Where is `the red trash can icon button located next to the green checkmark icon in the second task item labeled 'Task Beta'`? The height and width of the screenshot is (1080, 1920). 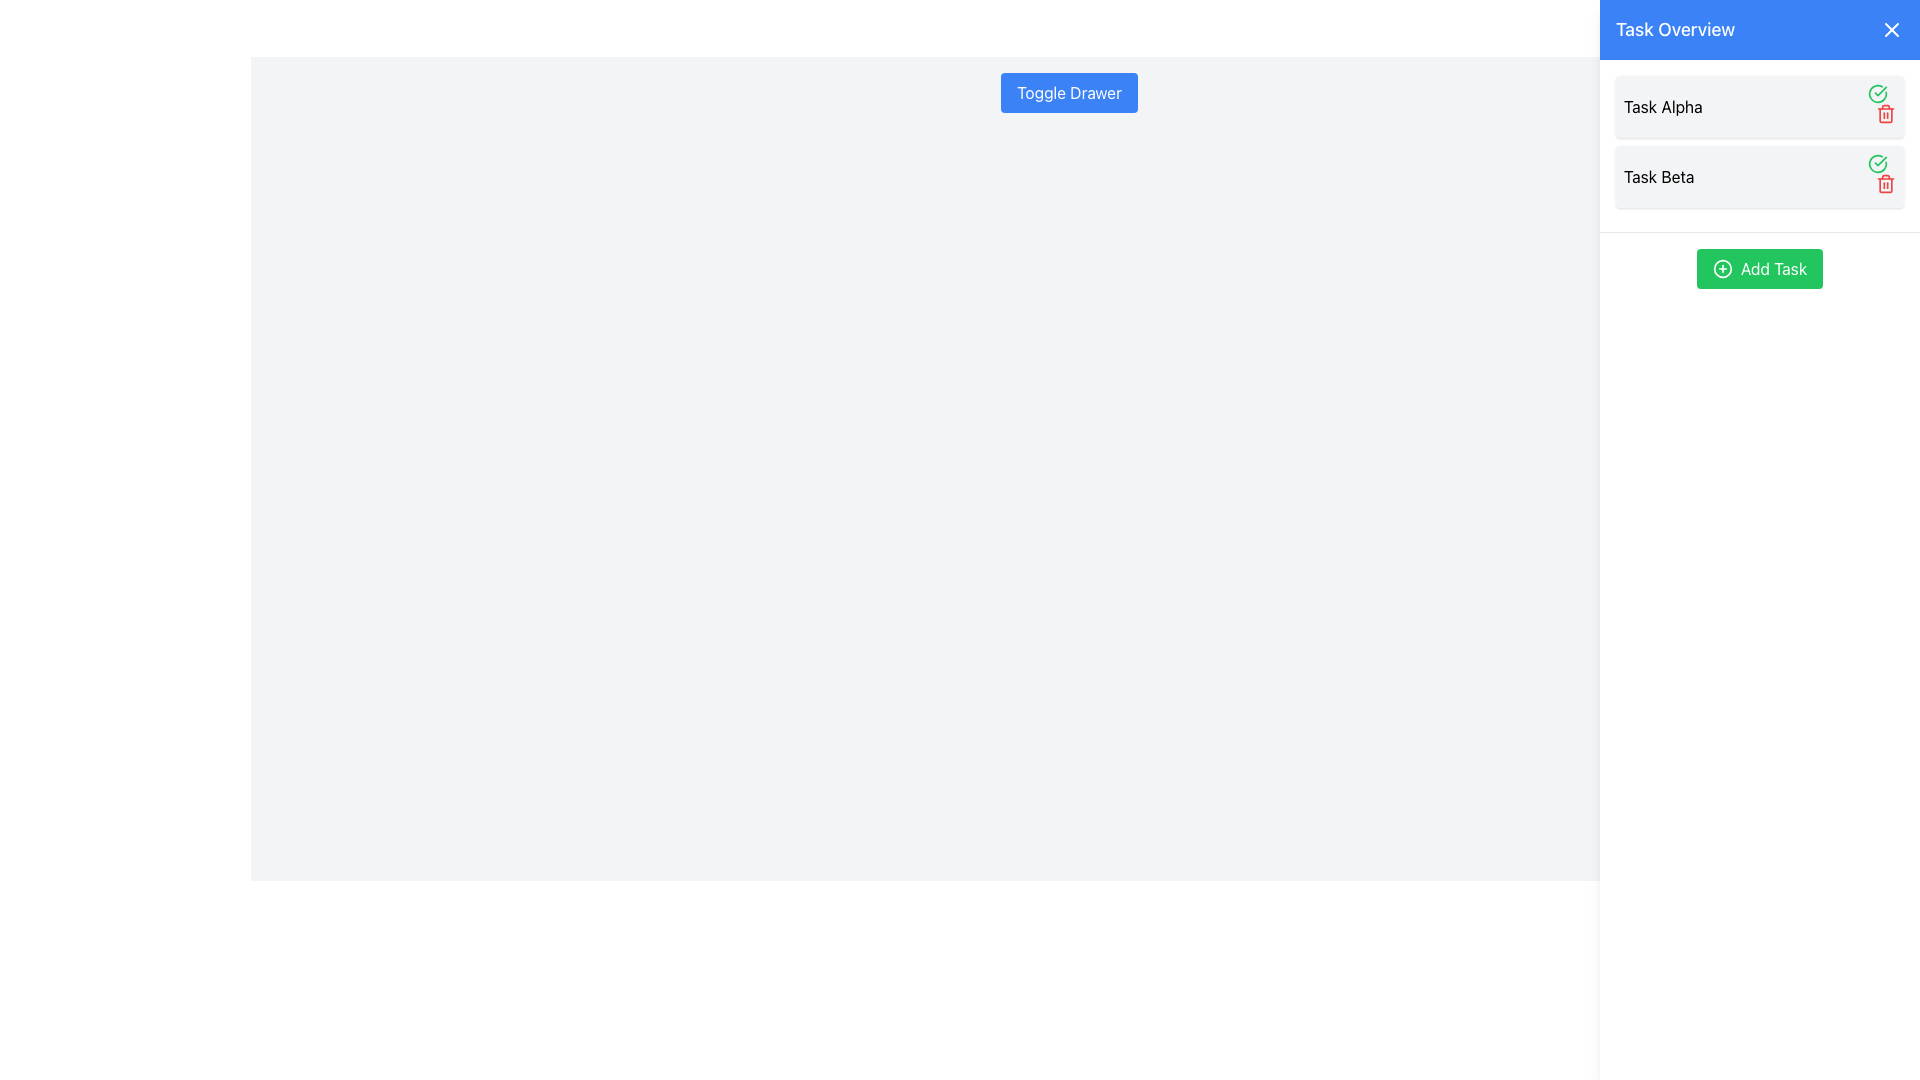
the red trash can icon button located next to the green checkmark icon in the second task item labeled 'Task Beta' is located at coordinates (1885, 184).